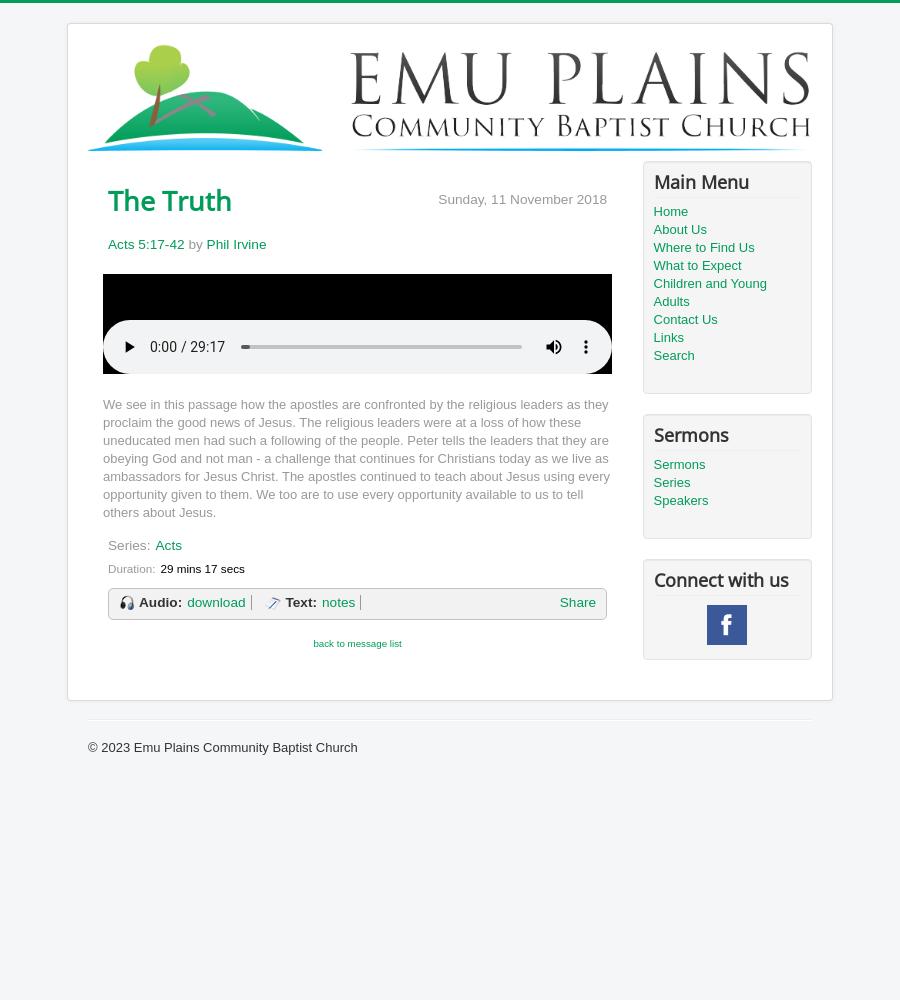 The width and height of the screenshot is (900, 1000). What do you see at coordinates (679, 228) in the screenshot?
I see `'About Us'` at bounding box center [679, 228].